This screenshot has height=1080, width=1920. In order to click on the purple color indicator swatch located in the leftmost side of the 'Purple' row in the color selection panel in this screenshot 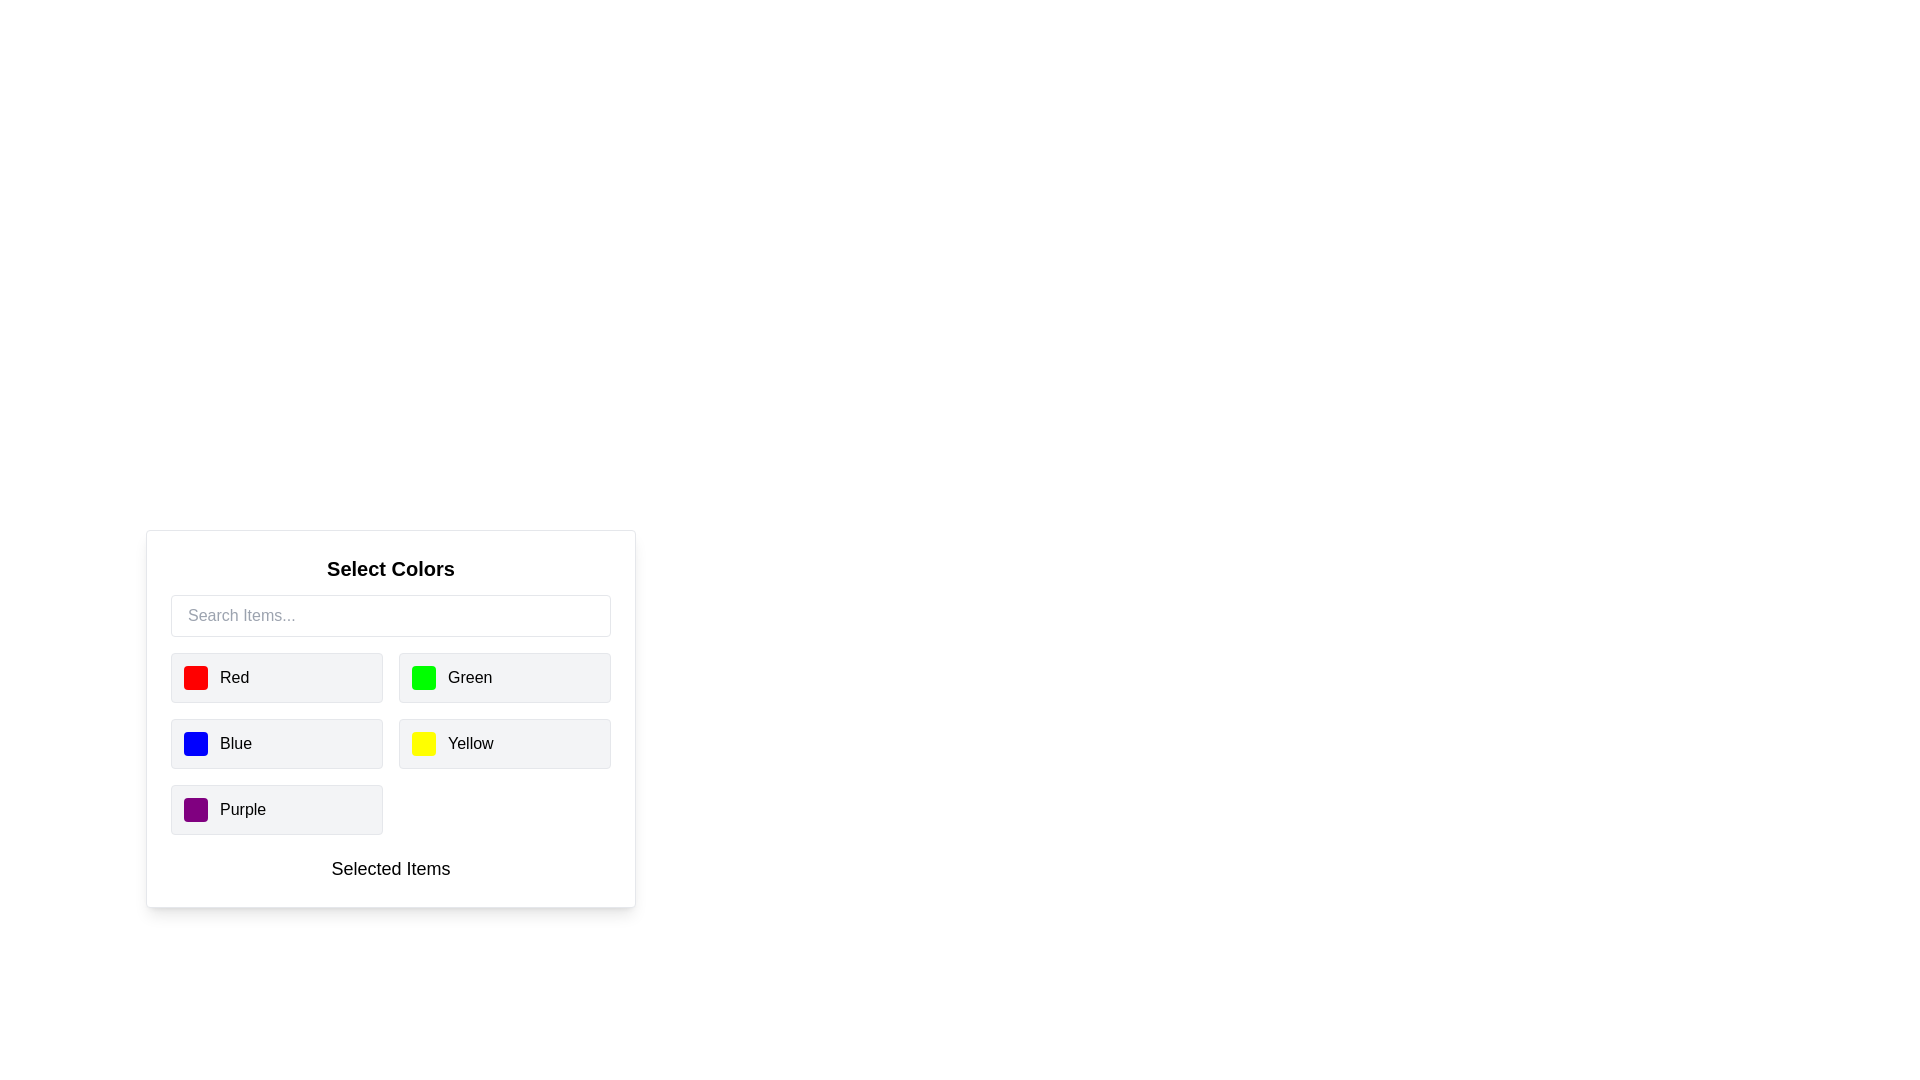, I will do `click(196, 810)`.